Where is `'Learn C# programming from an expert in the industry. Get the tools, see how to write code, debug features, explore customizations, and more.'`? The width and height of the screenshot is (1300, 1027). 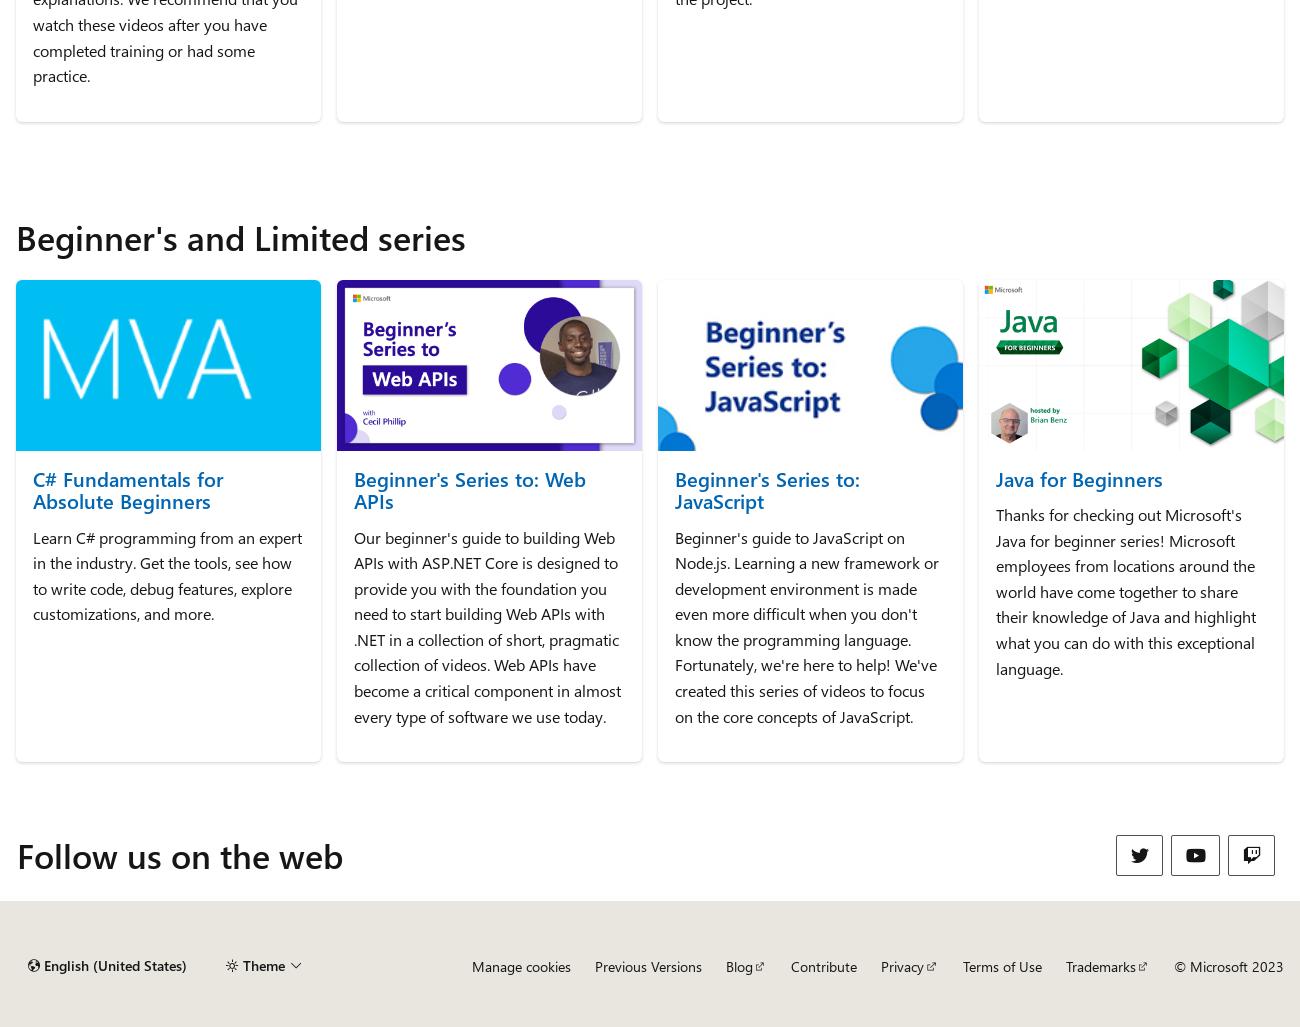
'Learn C# programming from an expert in the industry. Get the tools, see how to write code, debug features, explore customizations, and more.' is located at coordinates (32, 575).